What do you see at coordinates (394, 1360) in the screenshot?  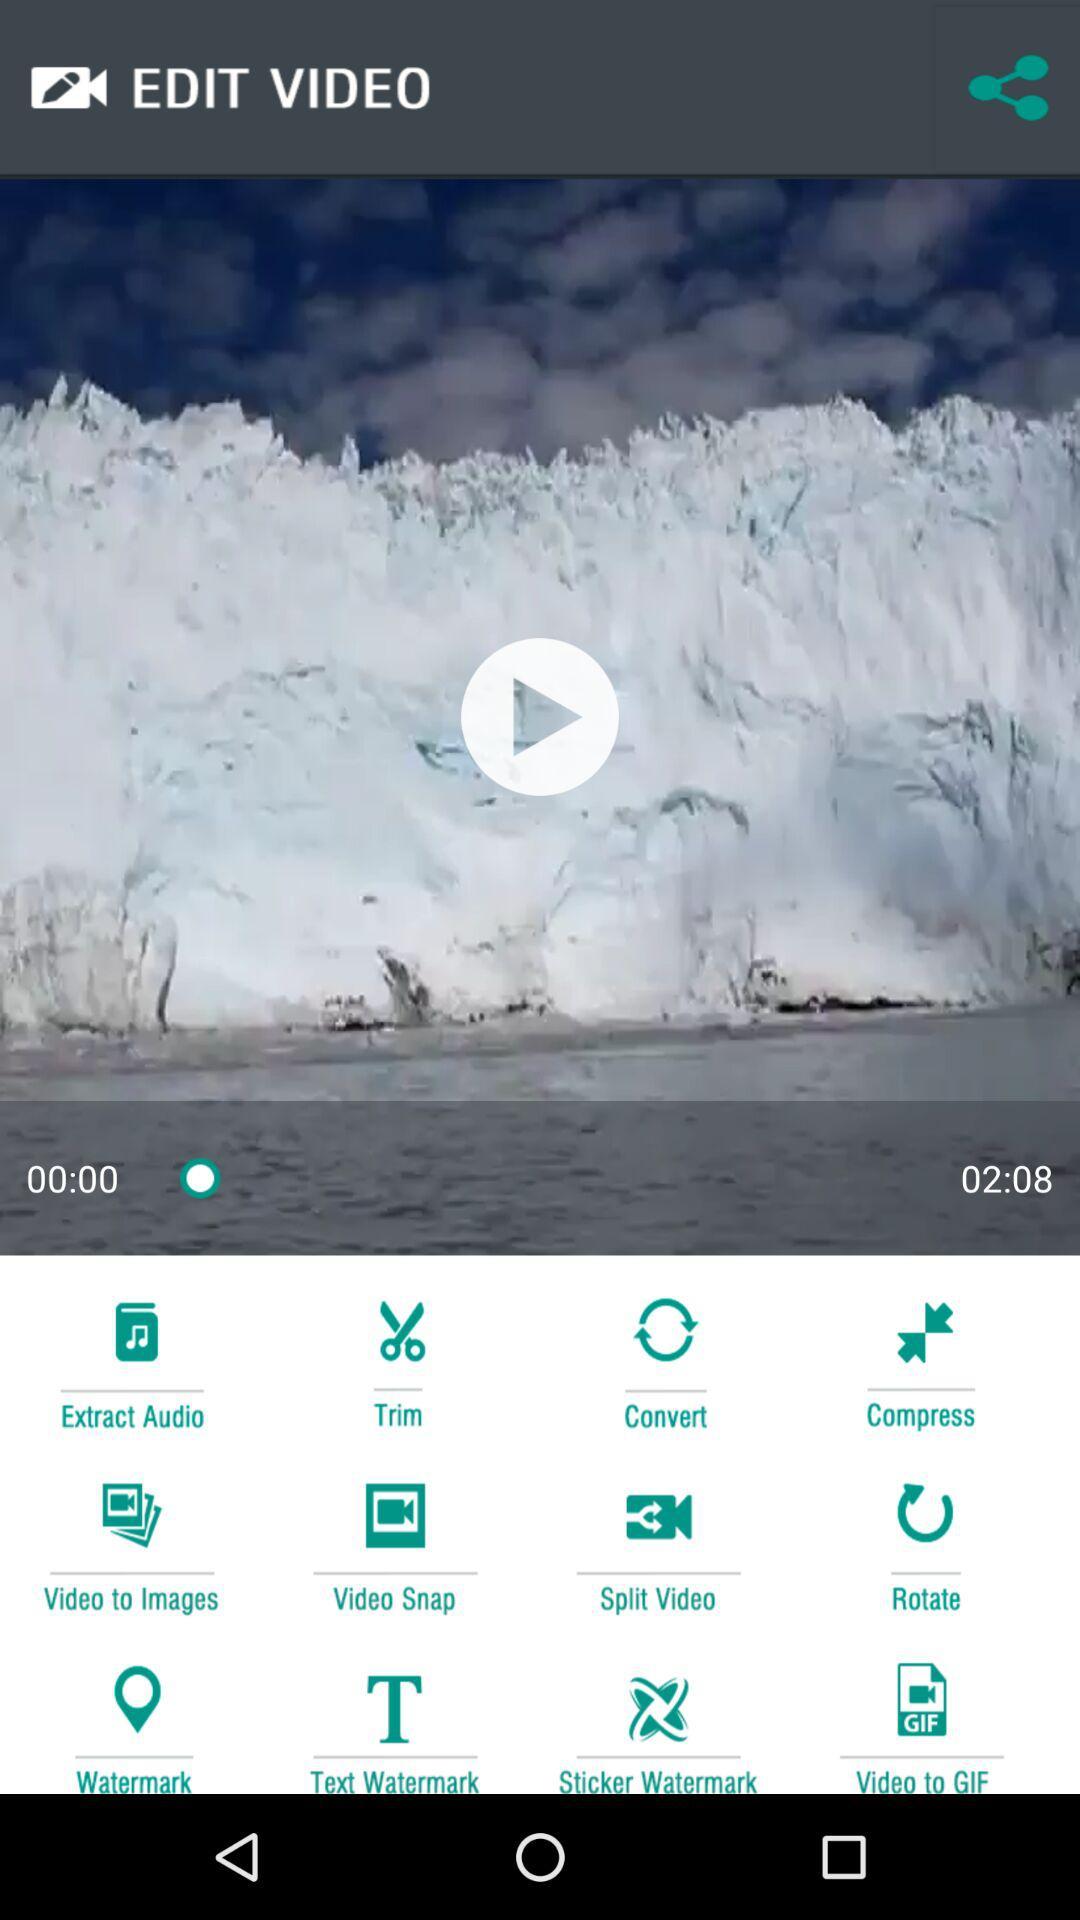 I see `trim option` at bounding box center [394, 1360].